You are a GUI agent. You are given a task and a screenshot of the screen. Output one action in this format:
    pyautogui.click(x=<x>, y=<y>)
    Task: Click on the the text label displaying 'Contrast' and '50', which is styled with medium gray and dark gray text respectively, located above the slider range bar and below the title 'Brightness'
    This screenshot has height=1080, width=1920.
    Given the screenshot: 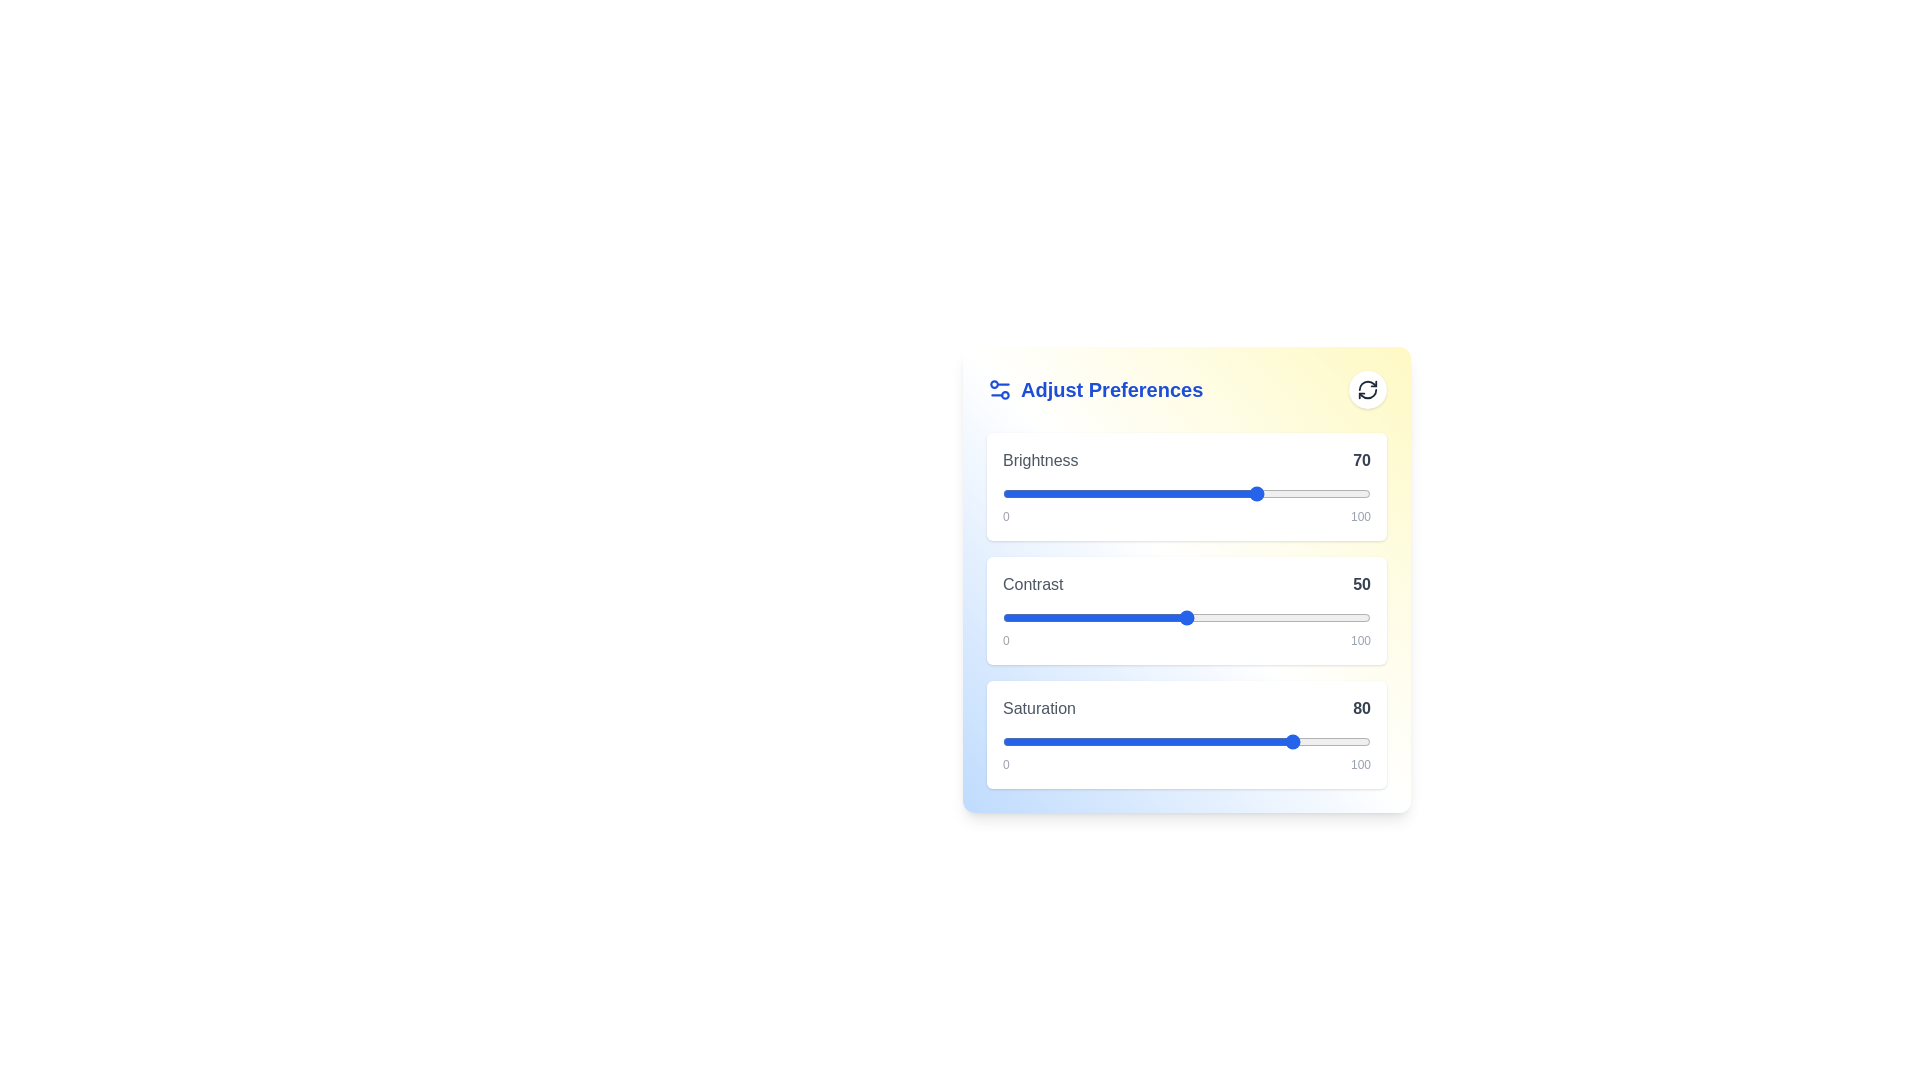 What is the action you would take?
    pyautogui.click(x=1186, y=585)
    